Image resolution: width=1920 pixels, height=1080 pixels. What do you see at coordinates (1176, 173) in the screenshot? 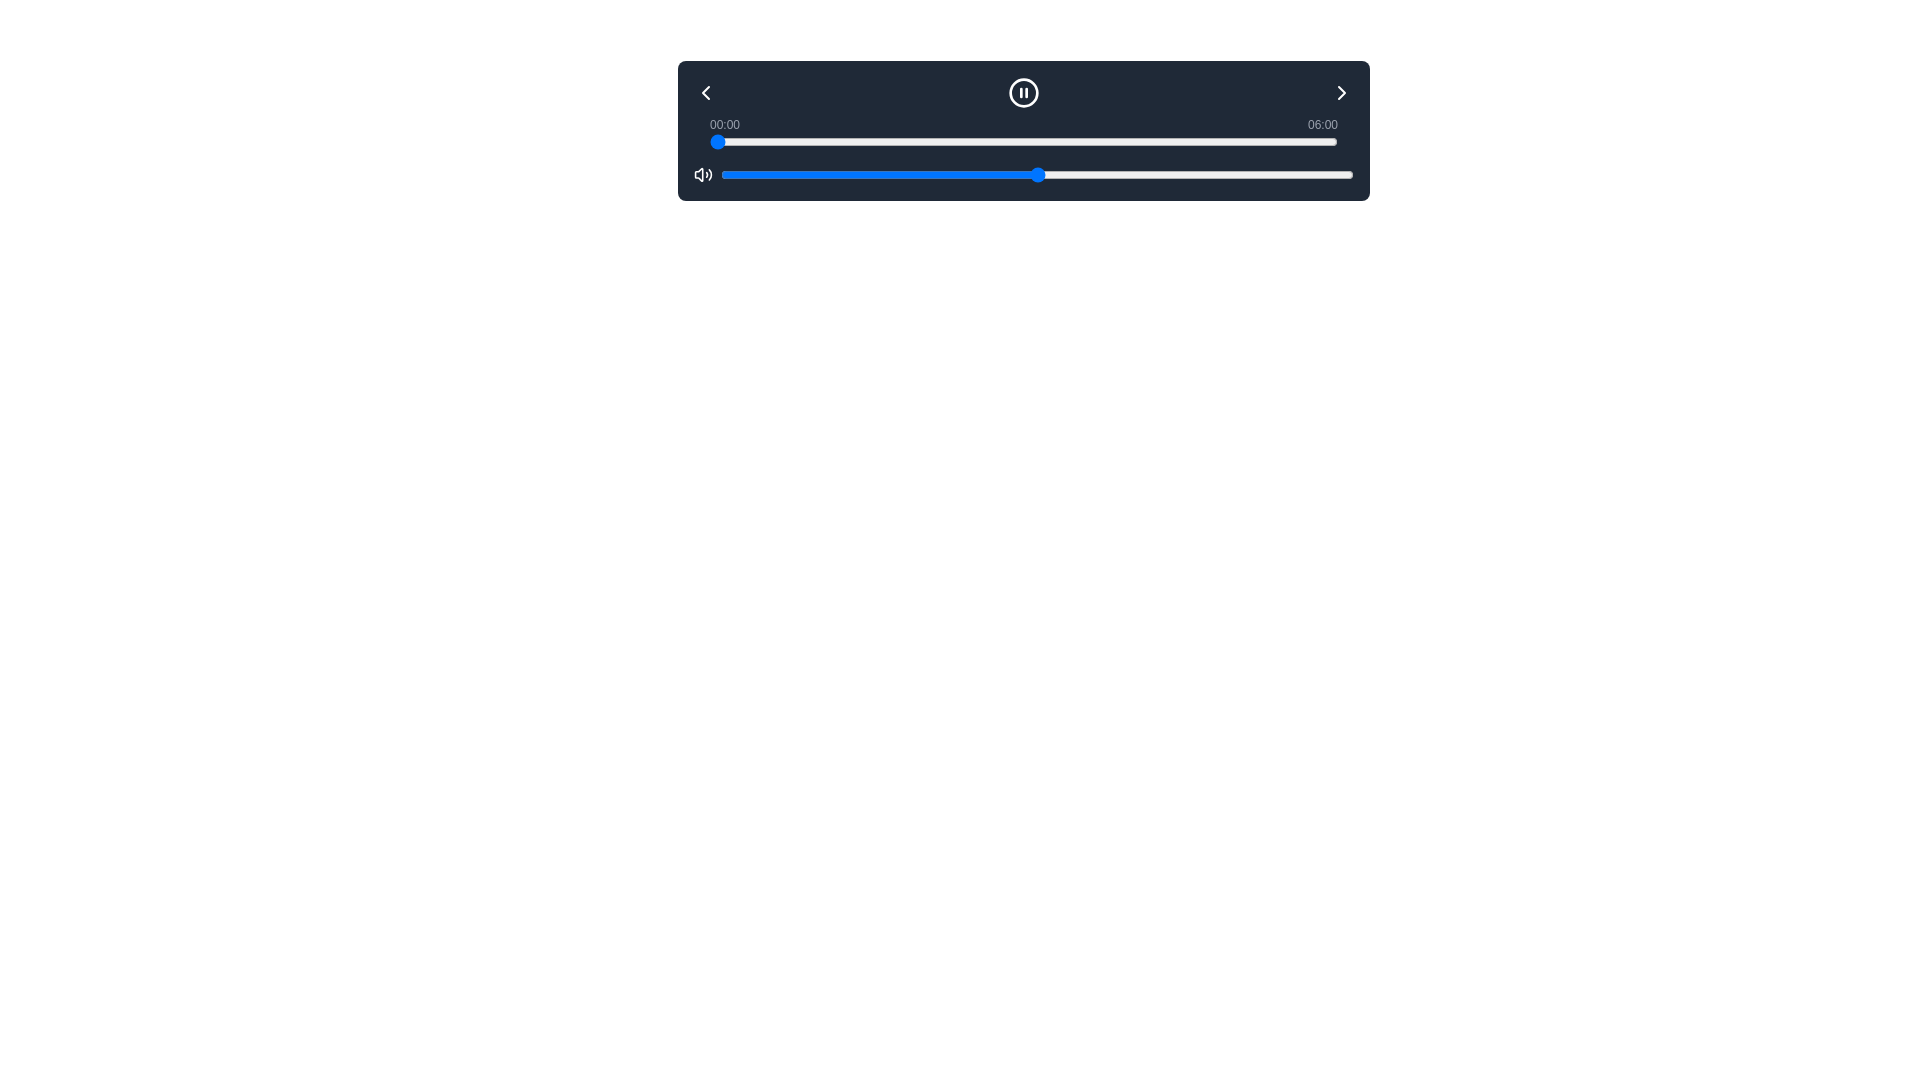
I see `volume` at bounding box center [1176, 173].